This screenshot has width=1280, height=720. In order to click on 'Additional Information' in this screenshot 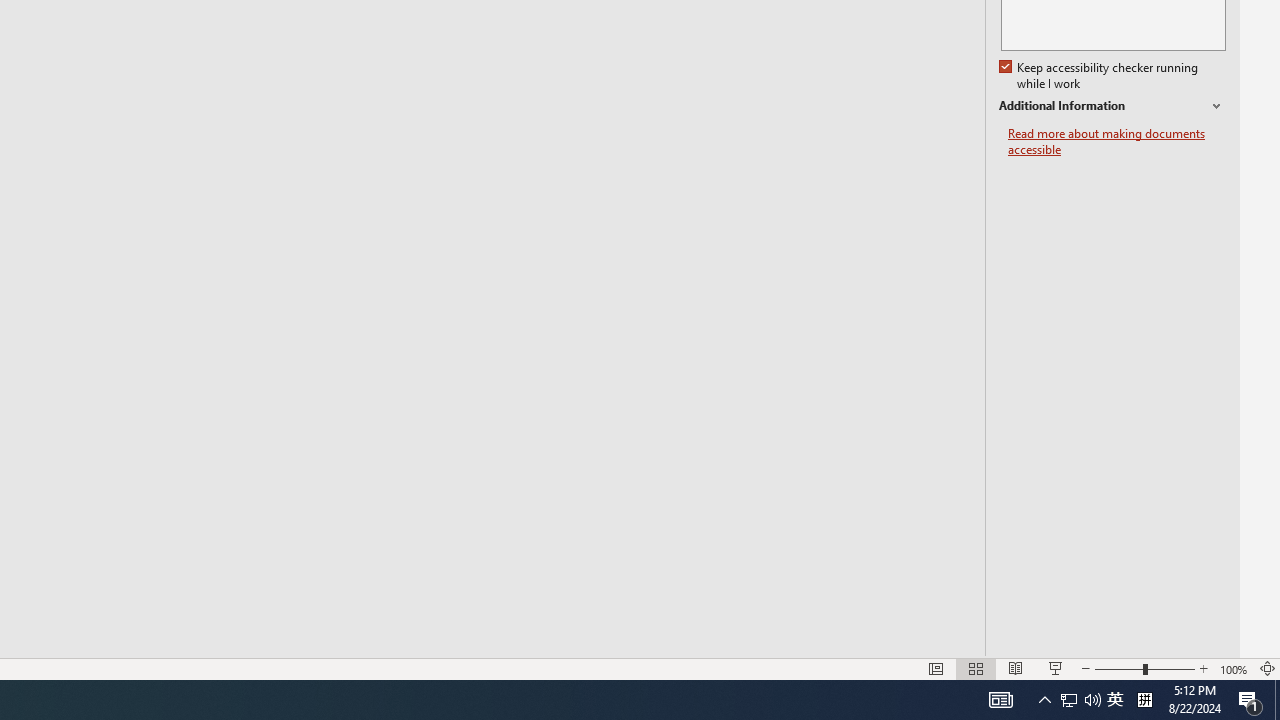, I will do `click(1111, 106)`.